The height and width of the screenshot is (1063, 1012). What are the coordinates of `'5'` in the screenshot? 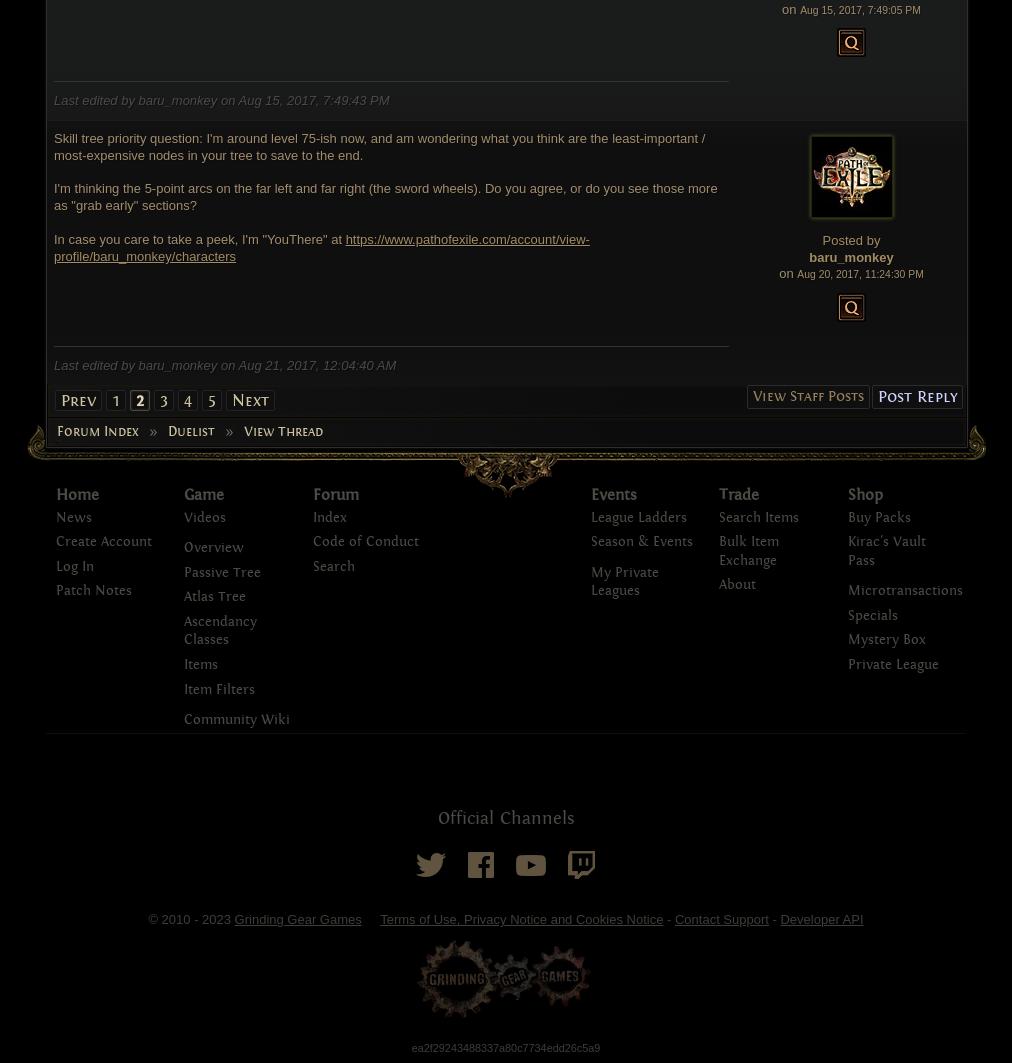 It's located at (212, 399).